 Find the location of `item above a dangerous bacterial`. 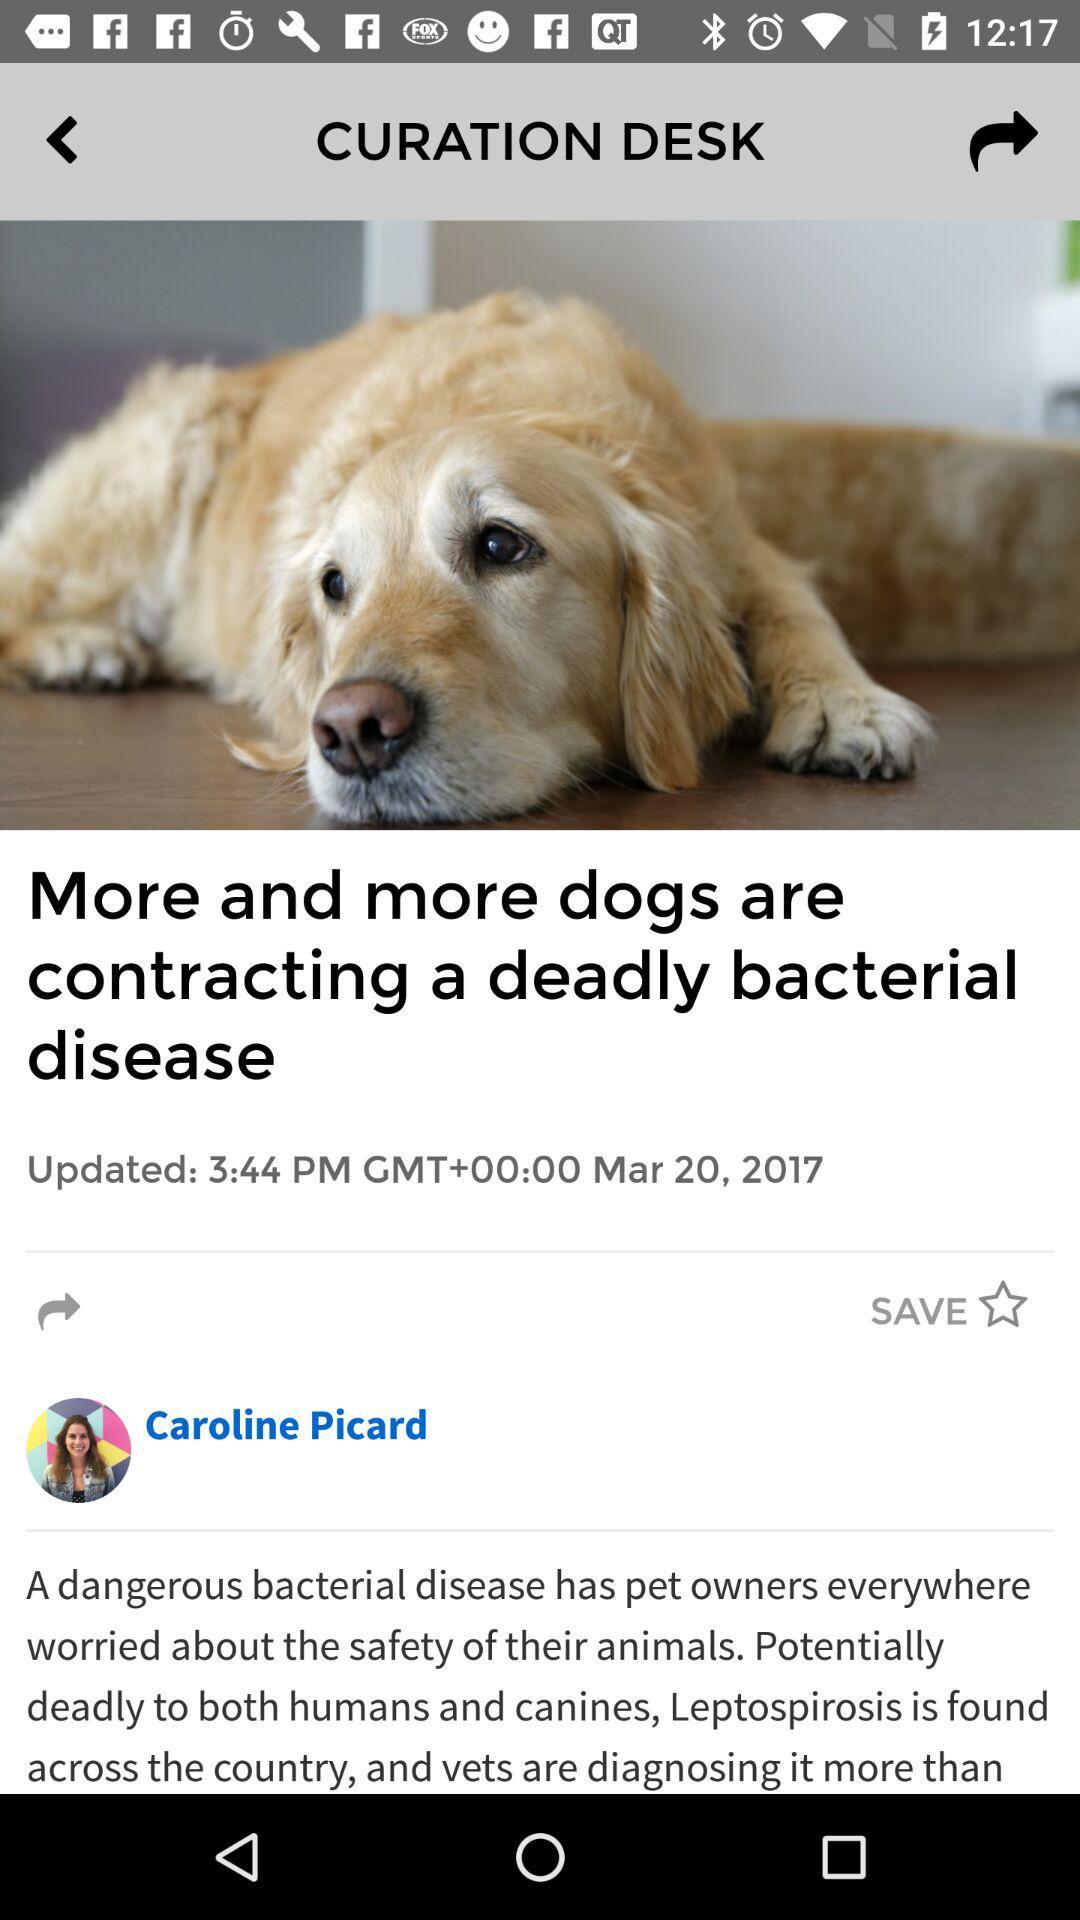

item above a dangerous bacterial is located at coordinates (540, 1529).